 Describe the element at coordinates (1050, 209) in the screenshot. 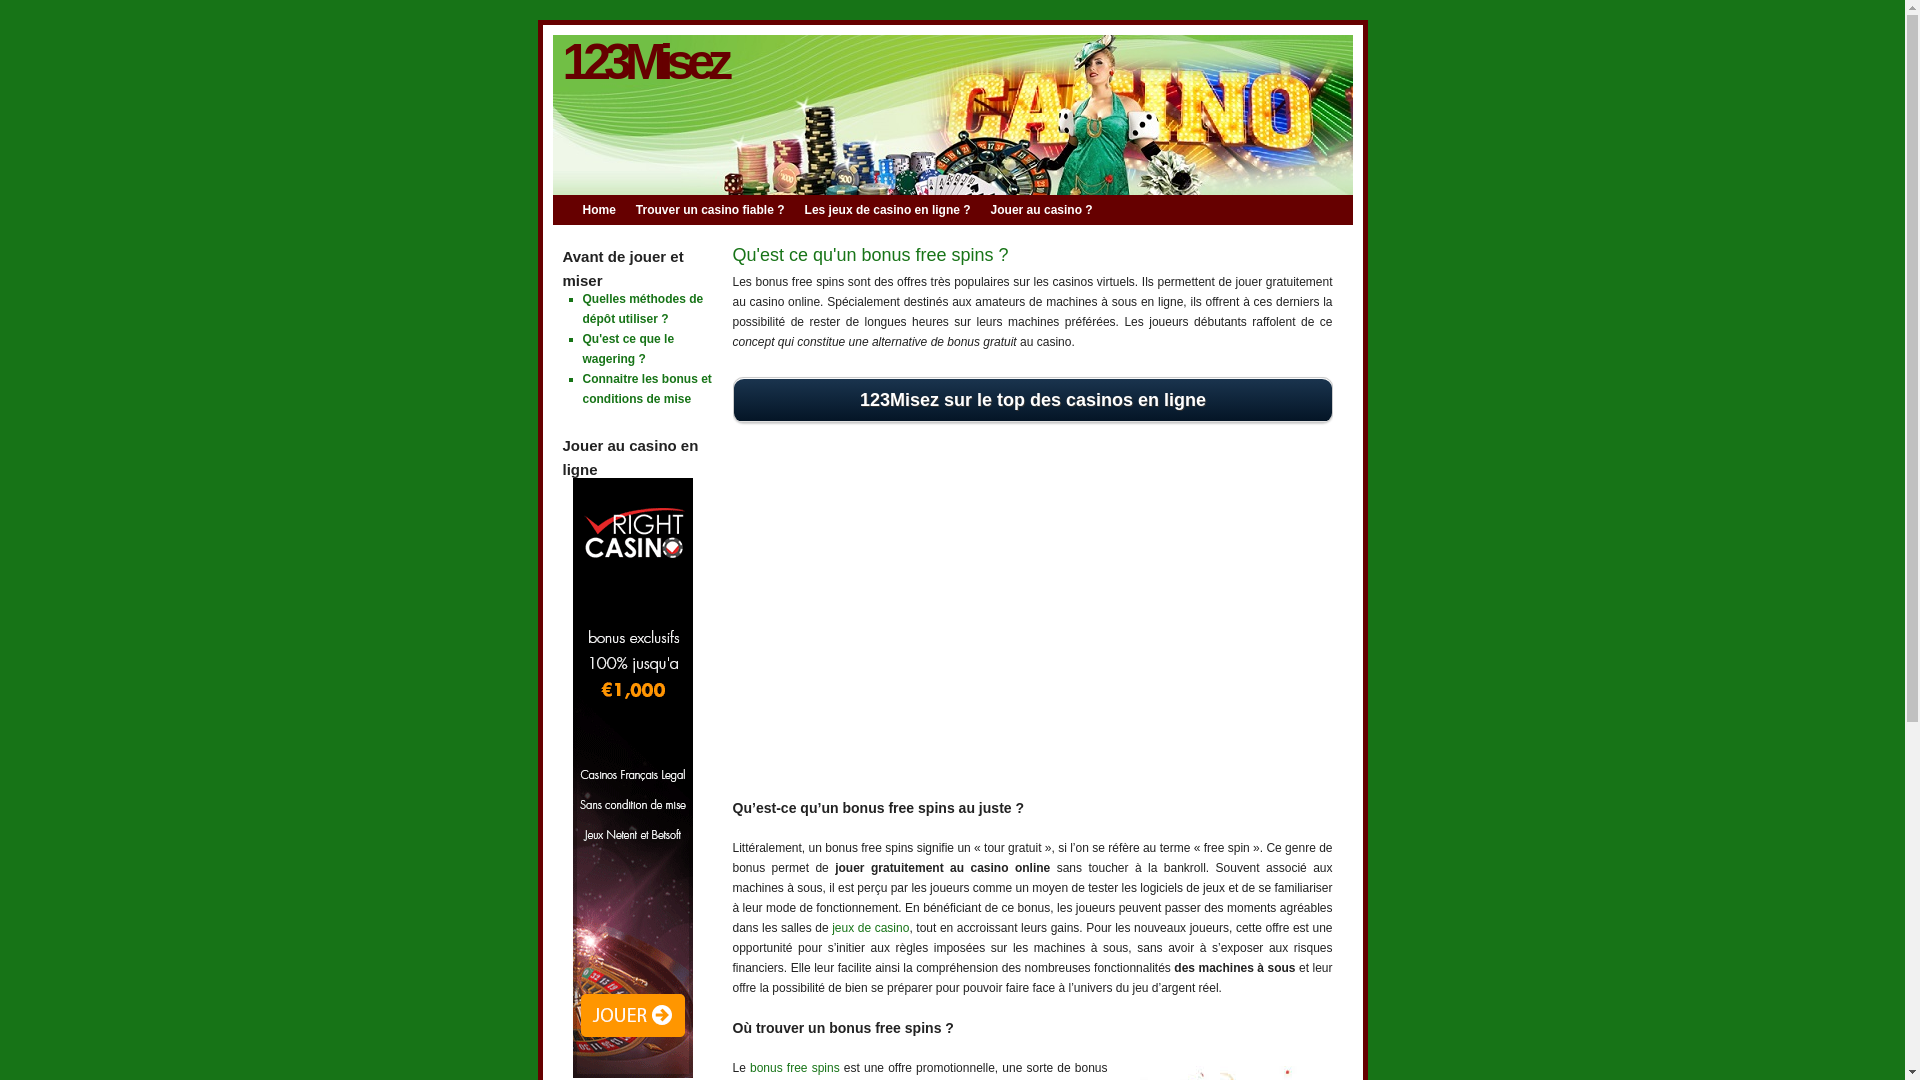

I see `'Jouer au casino ?'` at that location.